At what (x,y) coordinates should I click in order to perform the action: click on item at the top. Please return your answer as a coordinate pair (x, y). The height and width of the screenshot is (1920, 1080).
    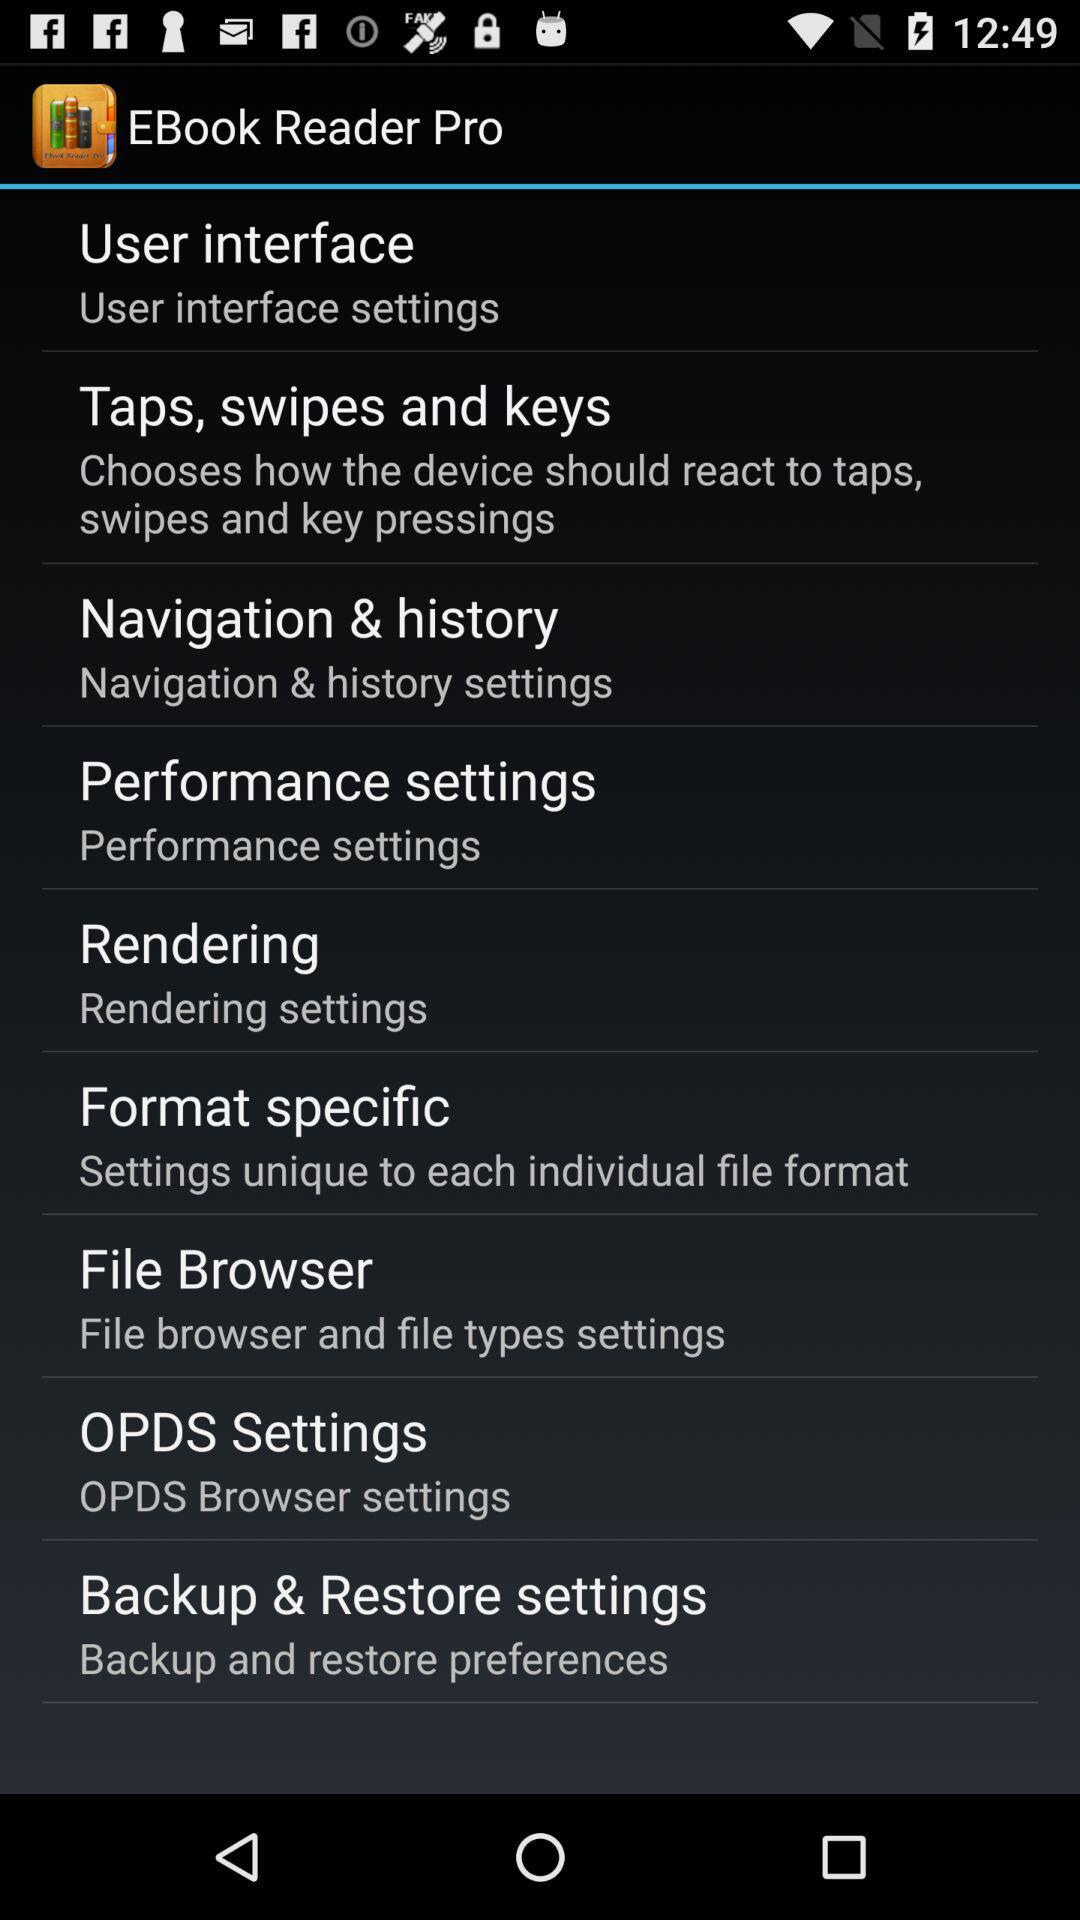
    Looking at the image, I should click on (536, 493).